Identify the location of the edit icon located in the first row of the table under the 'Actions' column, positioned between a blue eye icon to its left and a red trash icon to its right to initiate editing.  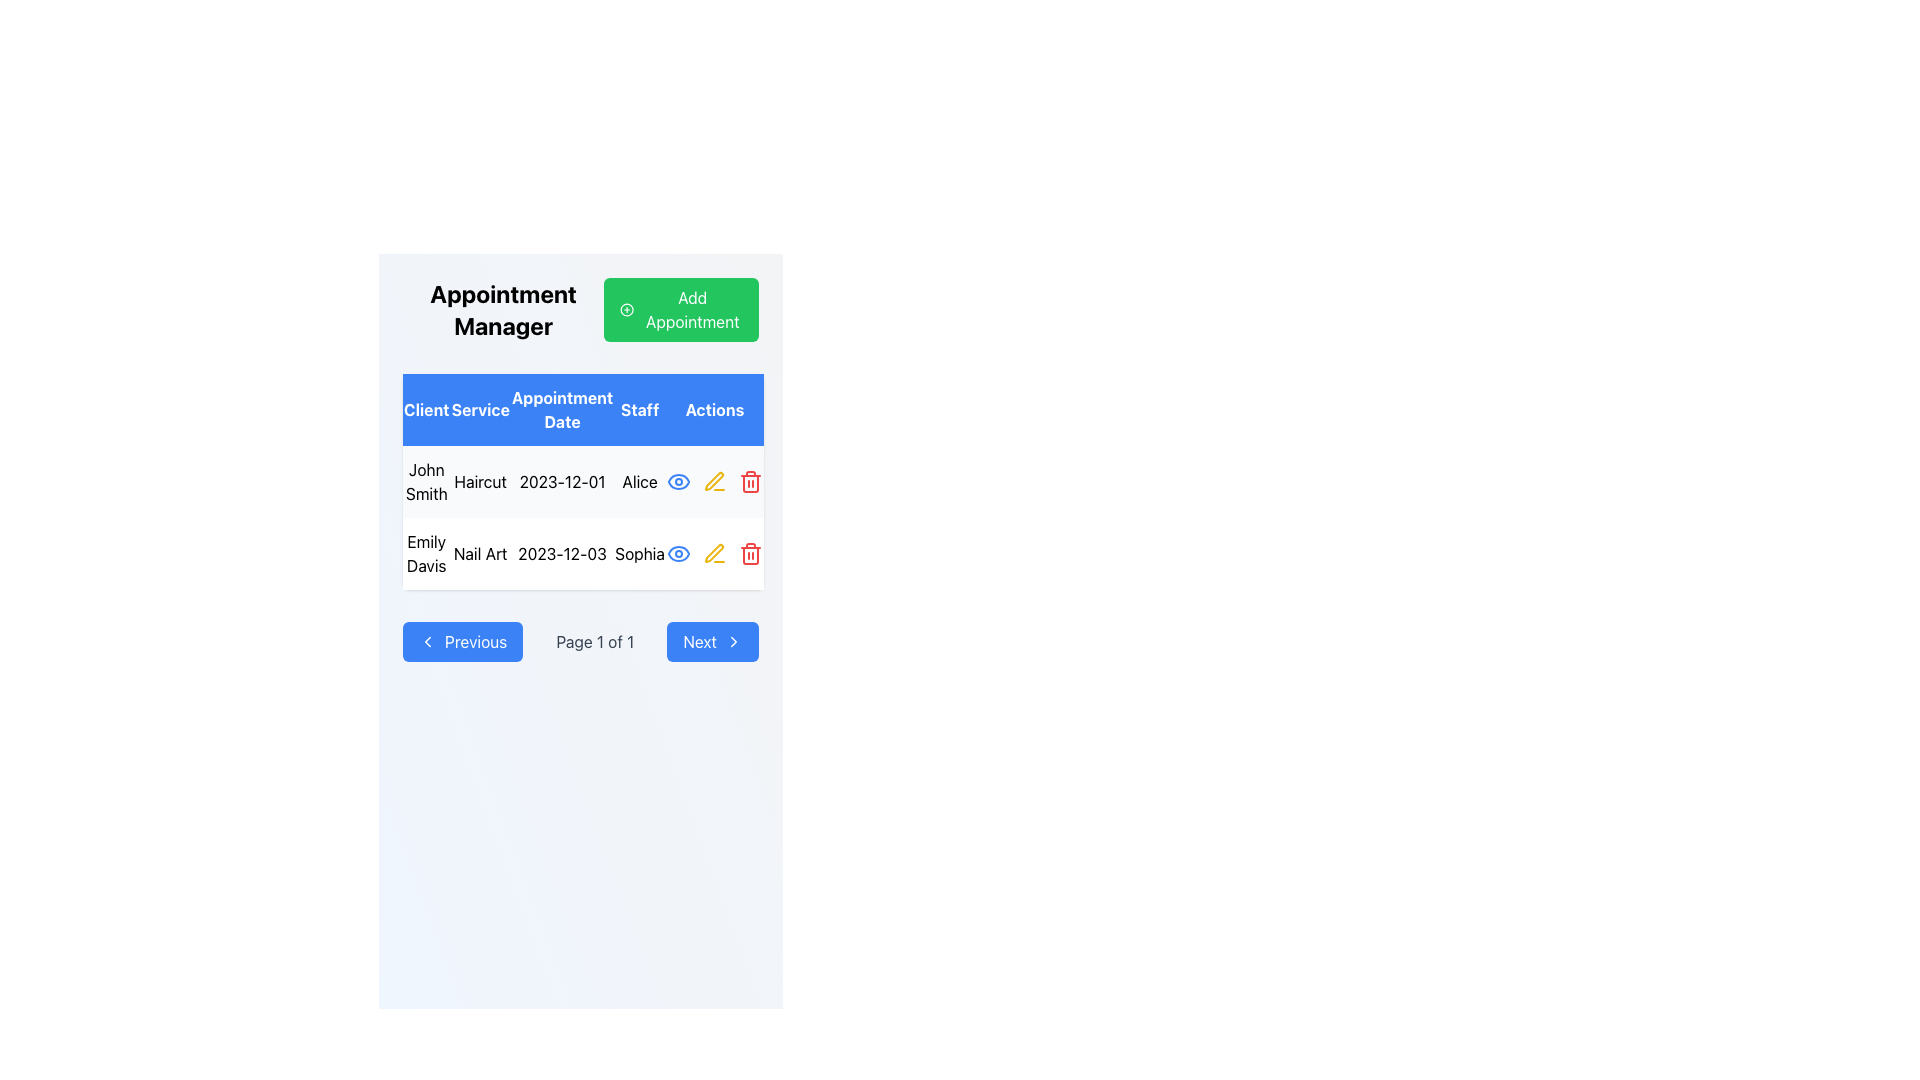
(714, 482).